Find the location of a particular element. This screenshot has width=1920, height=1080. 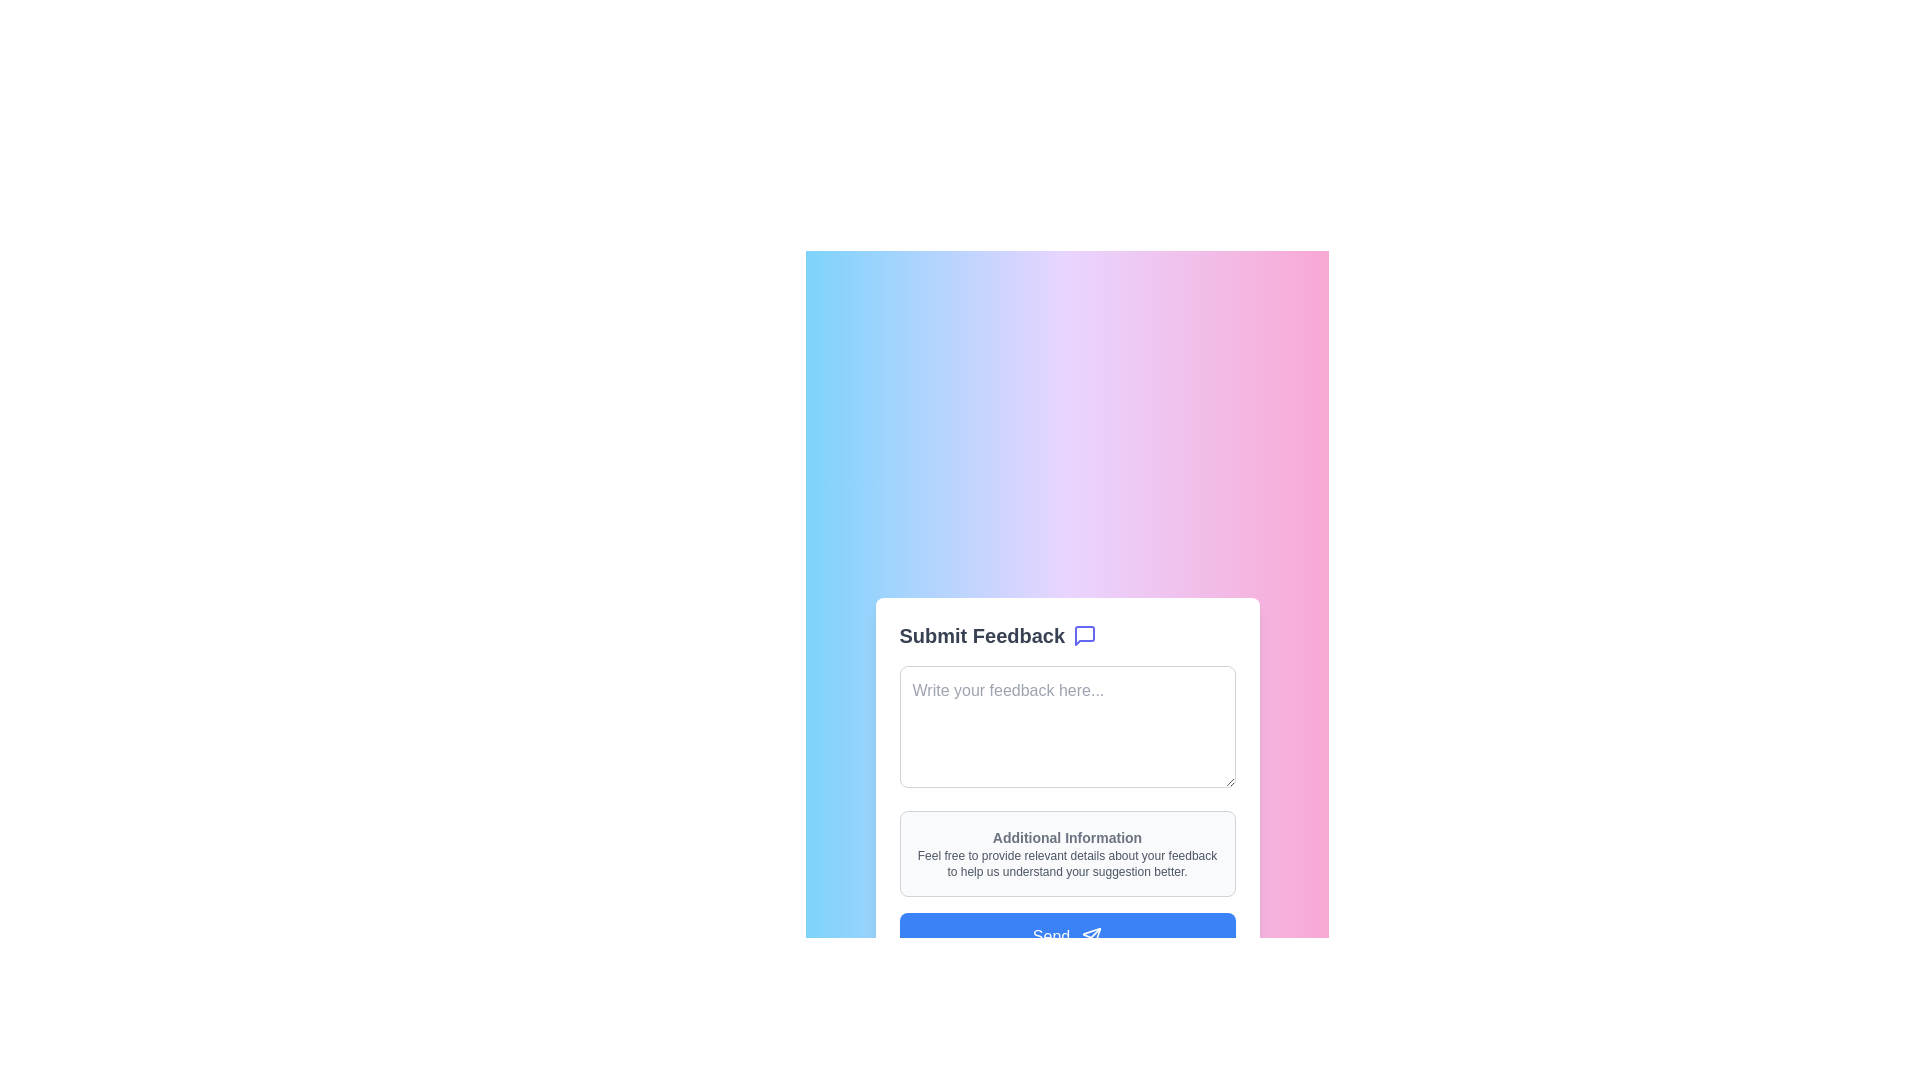

the submit button located at the bottom of the feedback form is located at coordinates (1066, 936).